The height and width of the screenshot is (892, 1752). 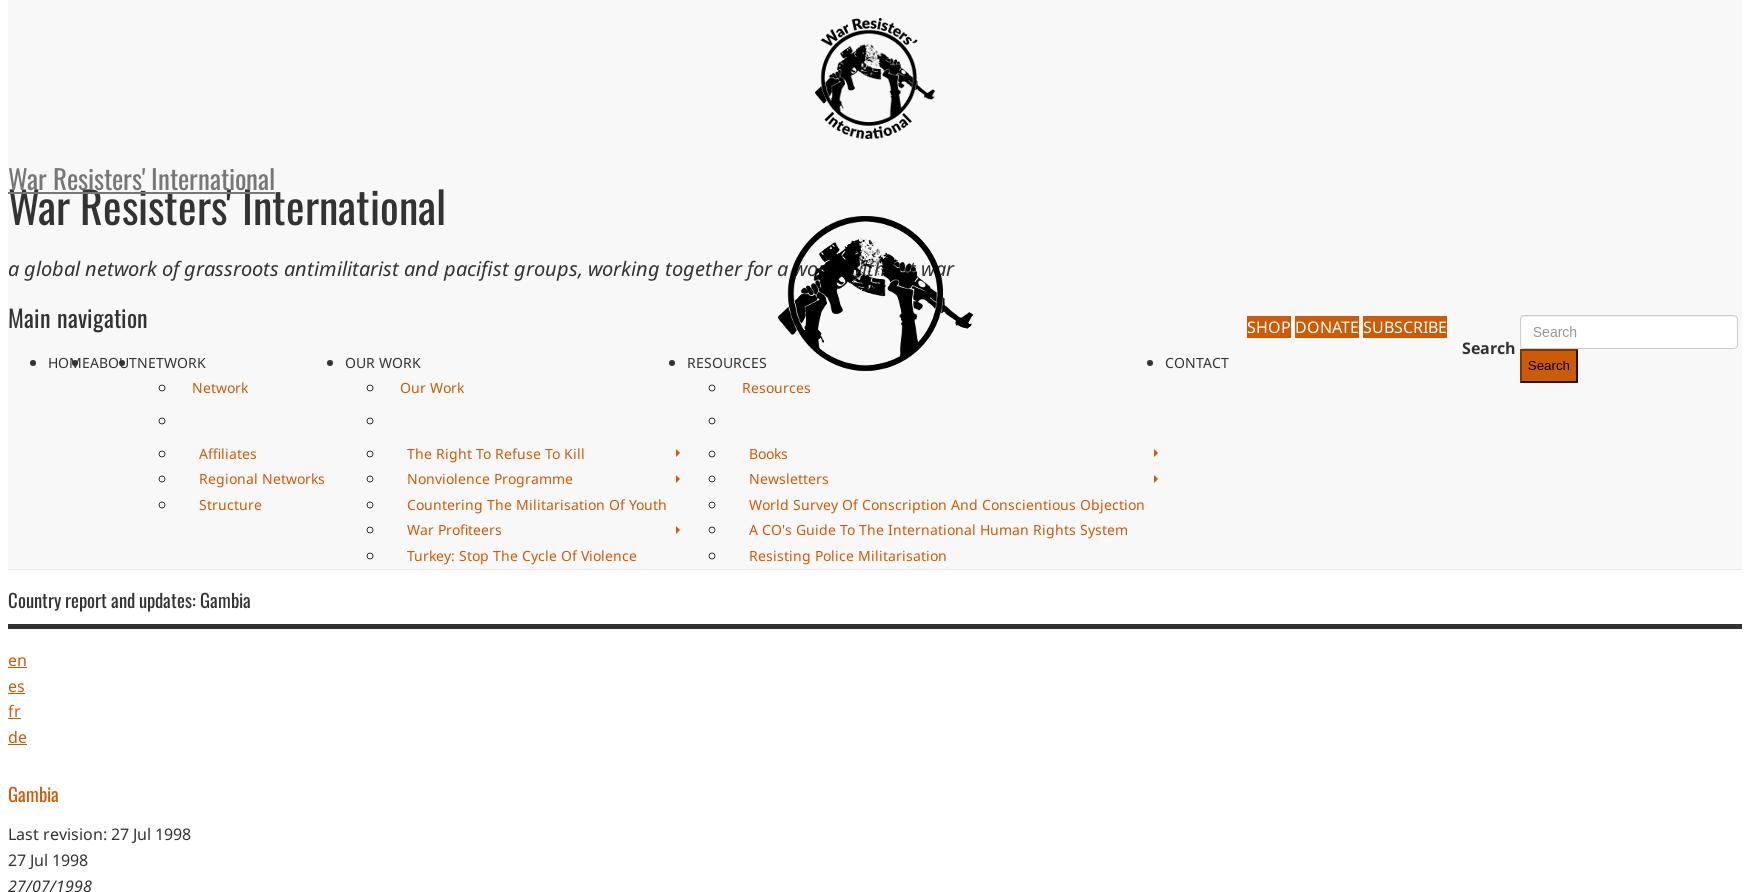 I want to click on 'es', so click(x=16, y=684).